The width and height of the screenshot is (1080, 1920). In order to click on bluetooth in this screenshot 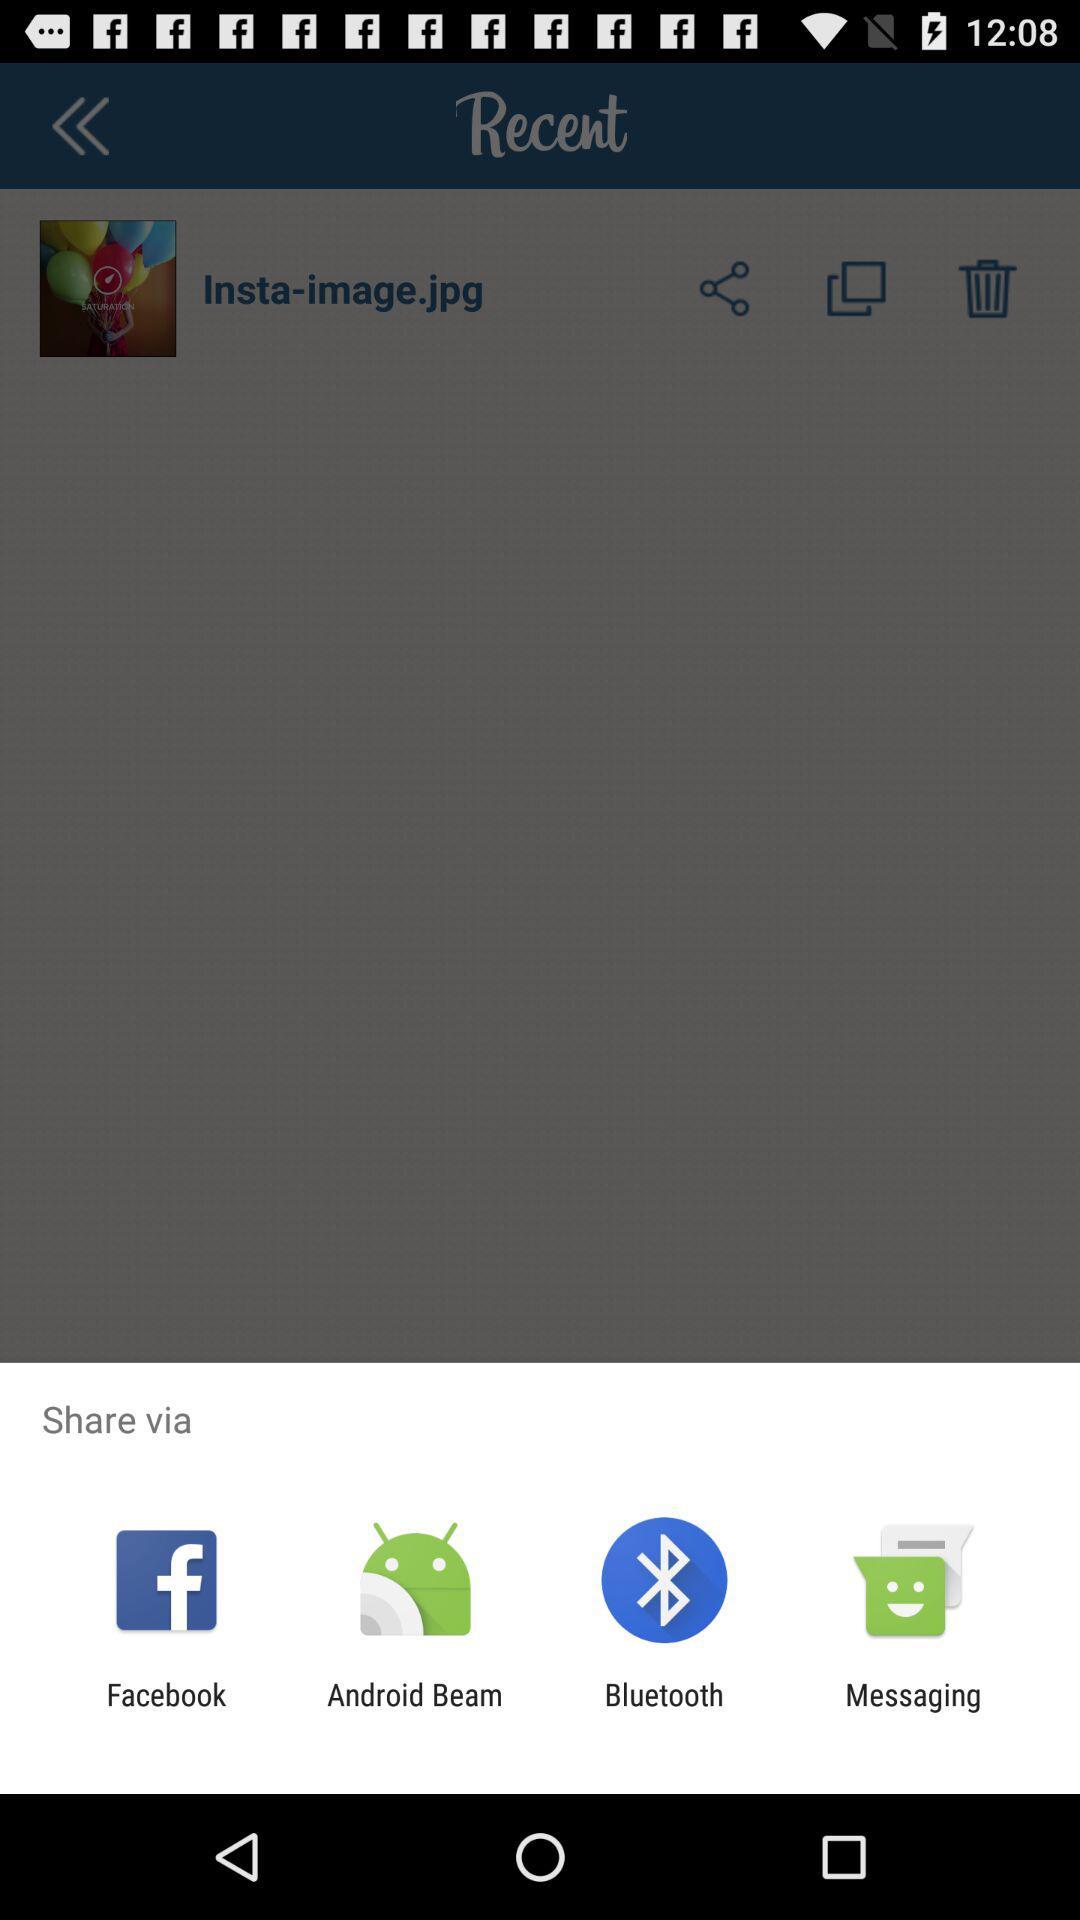, I will do `click(664, 1711)`.